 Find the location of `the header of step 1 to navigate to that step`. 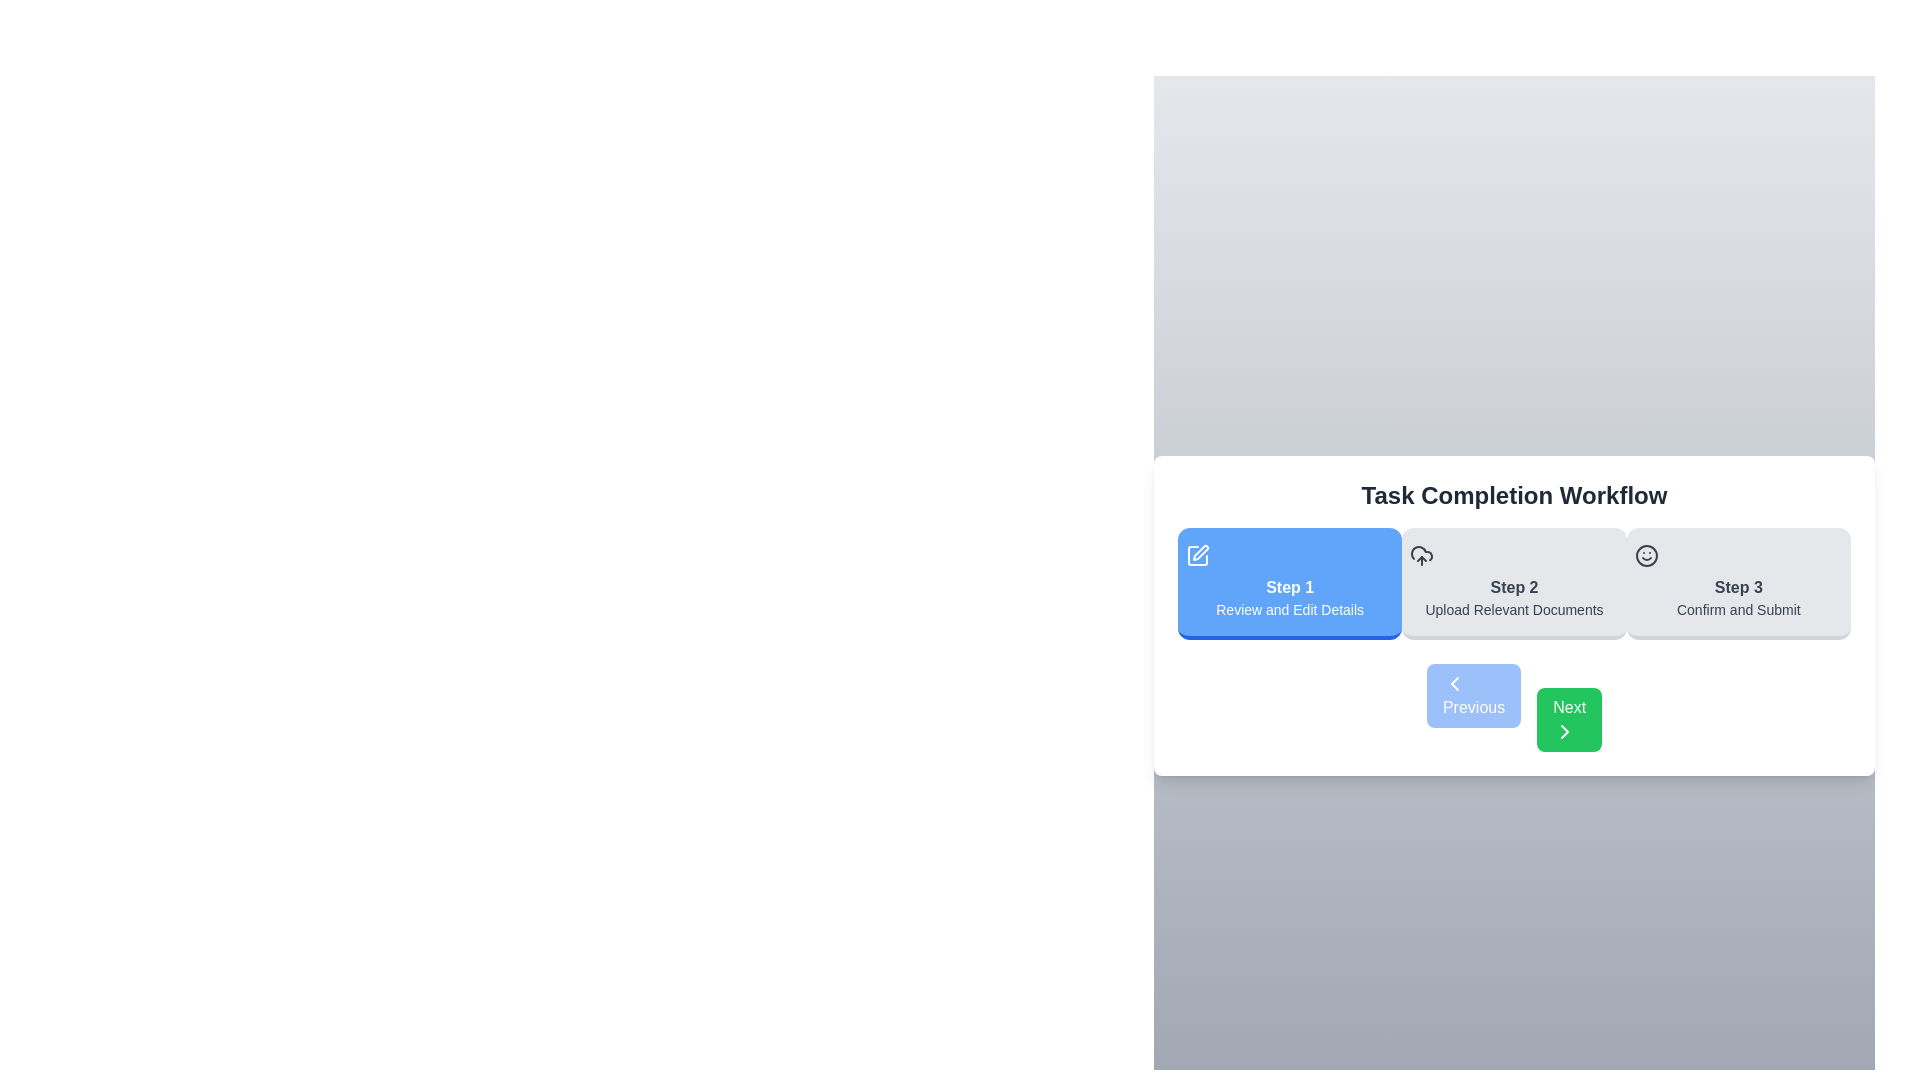

the header of step 1 to navigate to that step is located at coordinates (1290, 583).